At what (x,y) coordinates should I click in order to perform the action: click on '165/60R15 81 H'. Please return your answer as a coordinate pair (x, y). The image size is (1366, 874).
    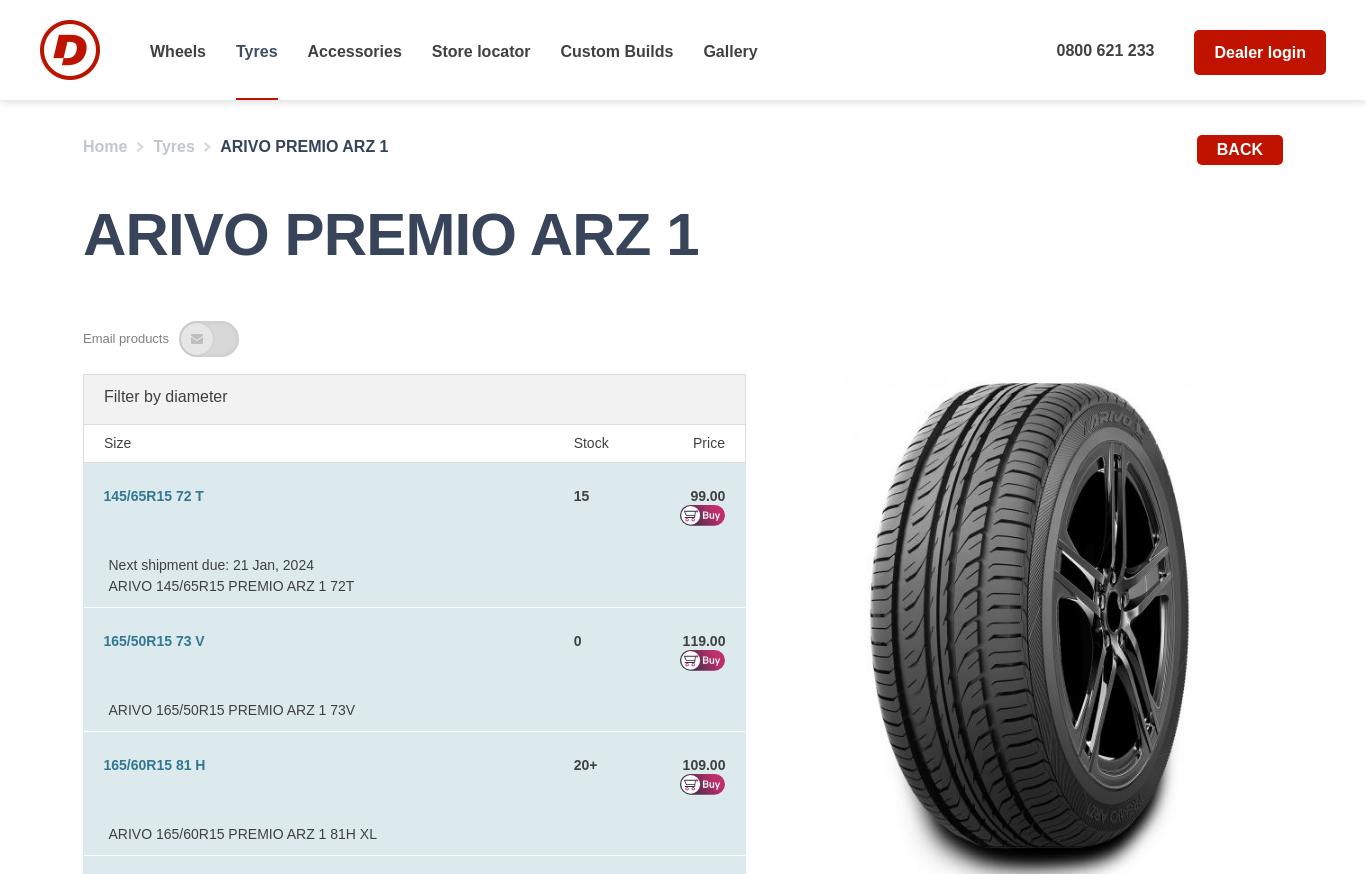
    Looking at the image, I should click on (152, 764).